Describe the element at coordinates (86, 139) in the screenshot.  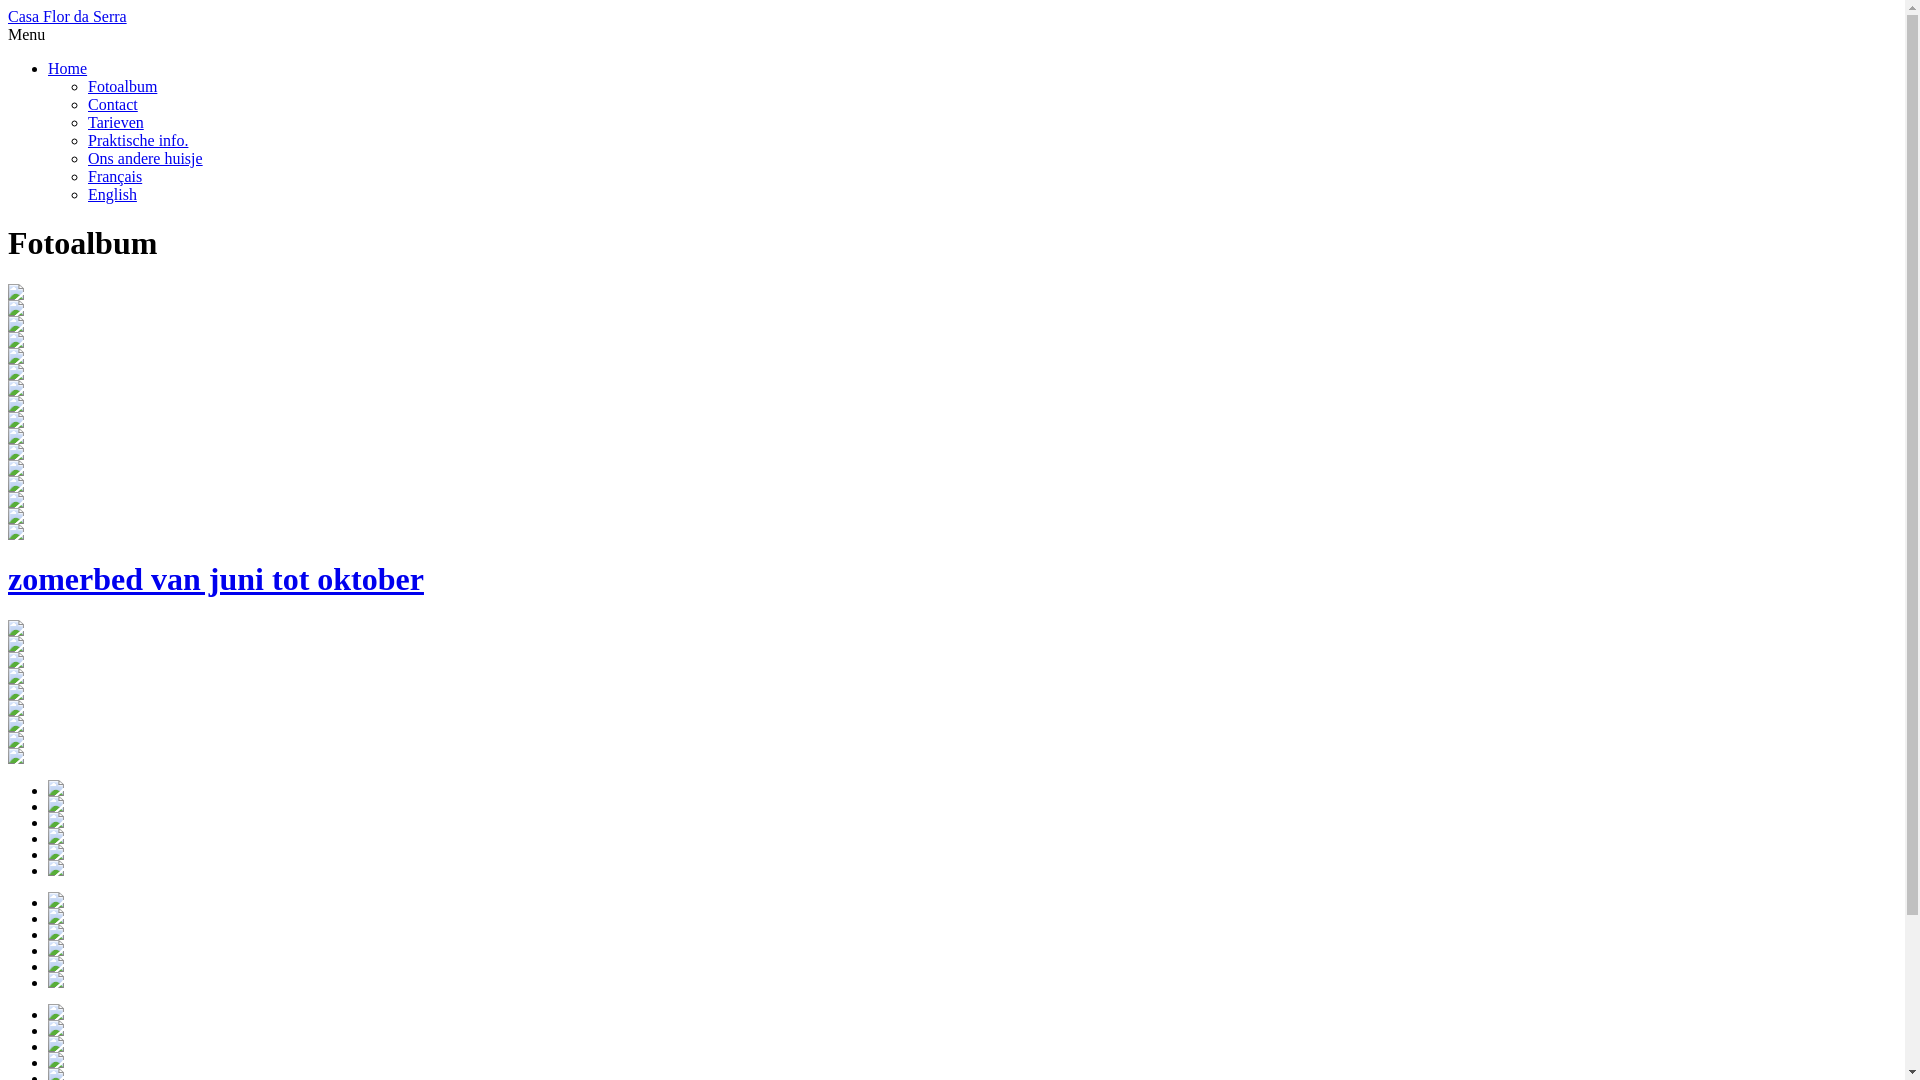
I see `'Praktische info.'` at that location.